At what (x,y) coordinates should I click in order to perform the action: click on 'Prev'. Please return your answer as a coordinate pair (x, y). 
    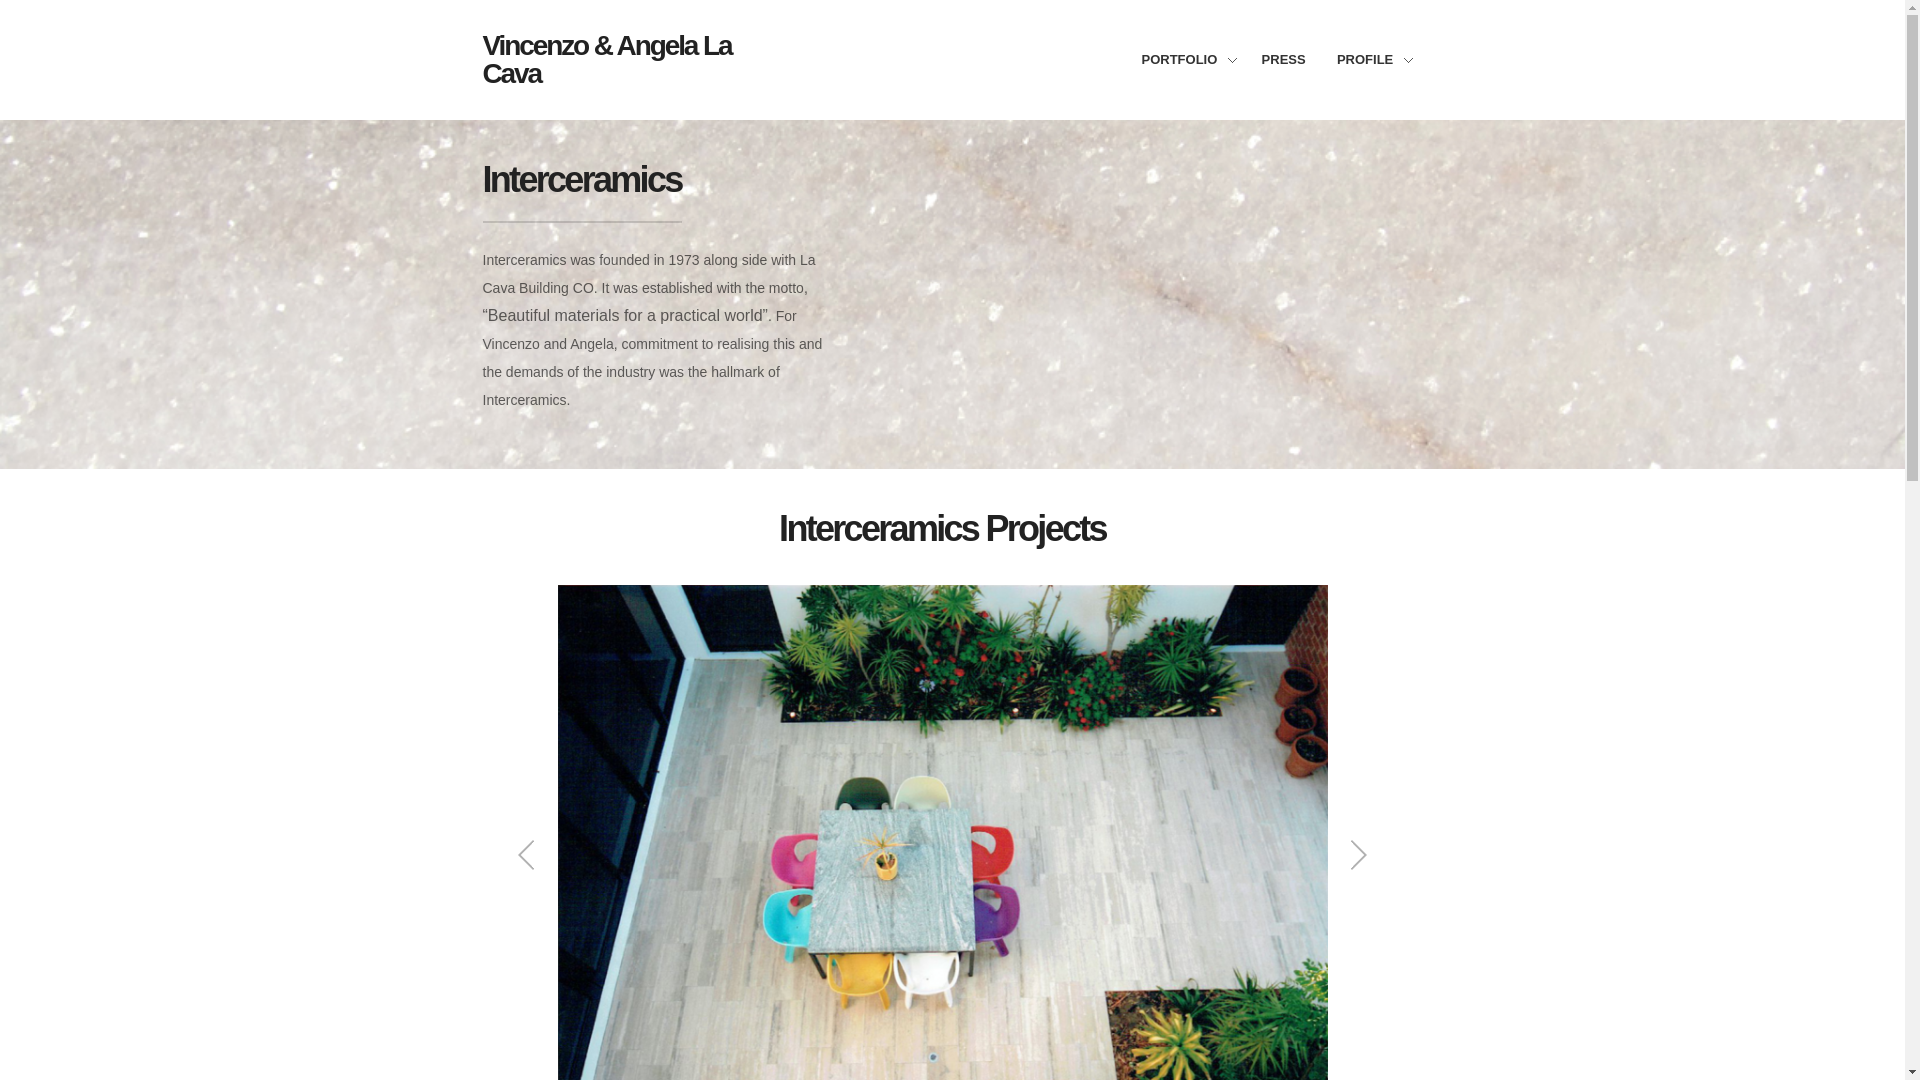
    Looking at the image, I should click on (527, 855).